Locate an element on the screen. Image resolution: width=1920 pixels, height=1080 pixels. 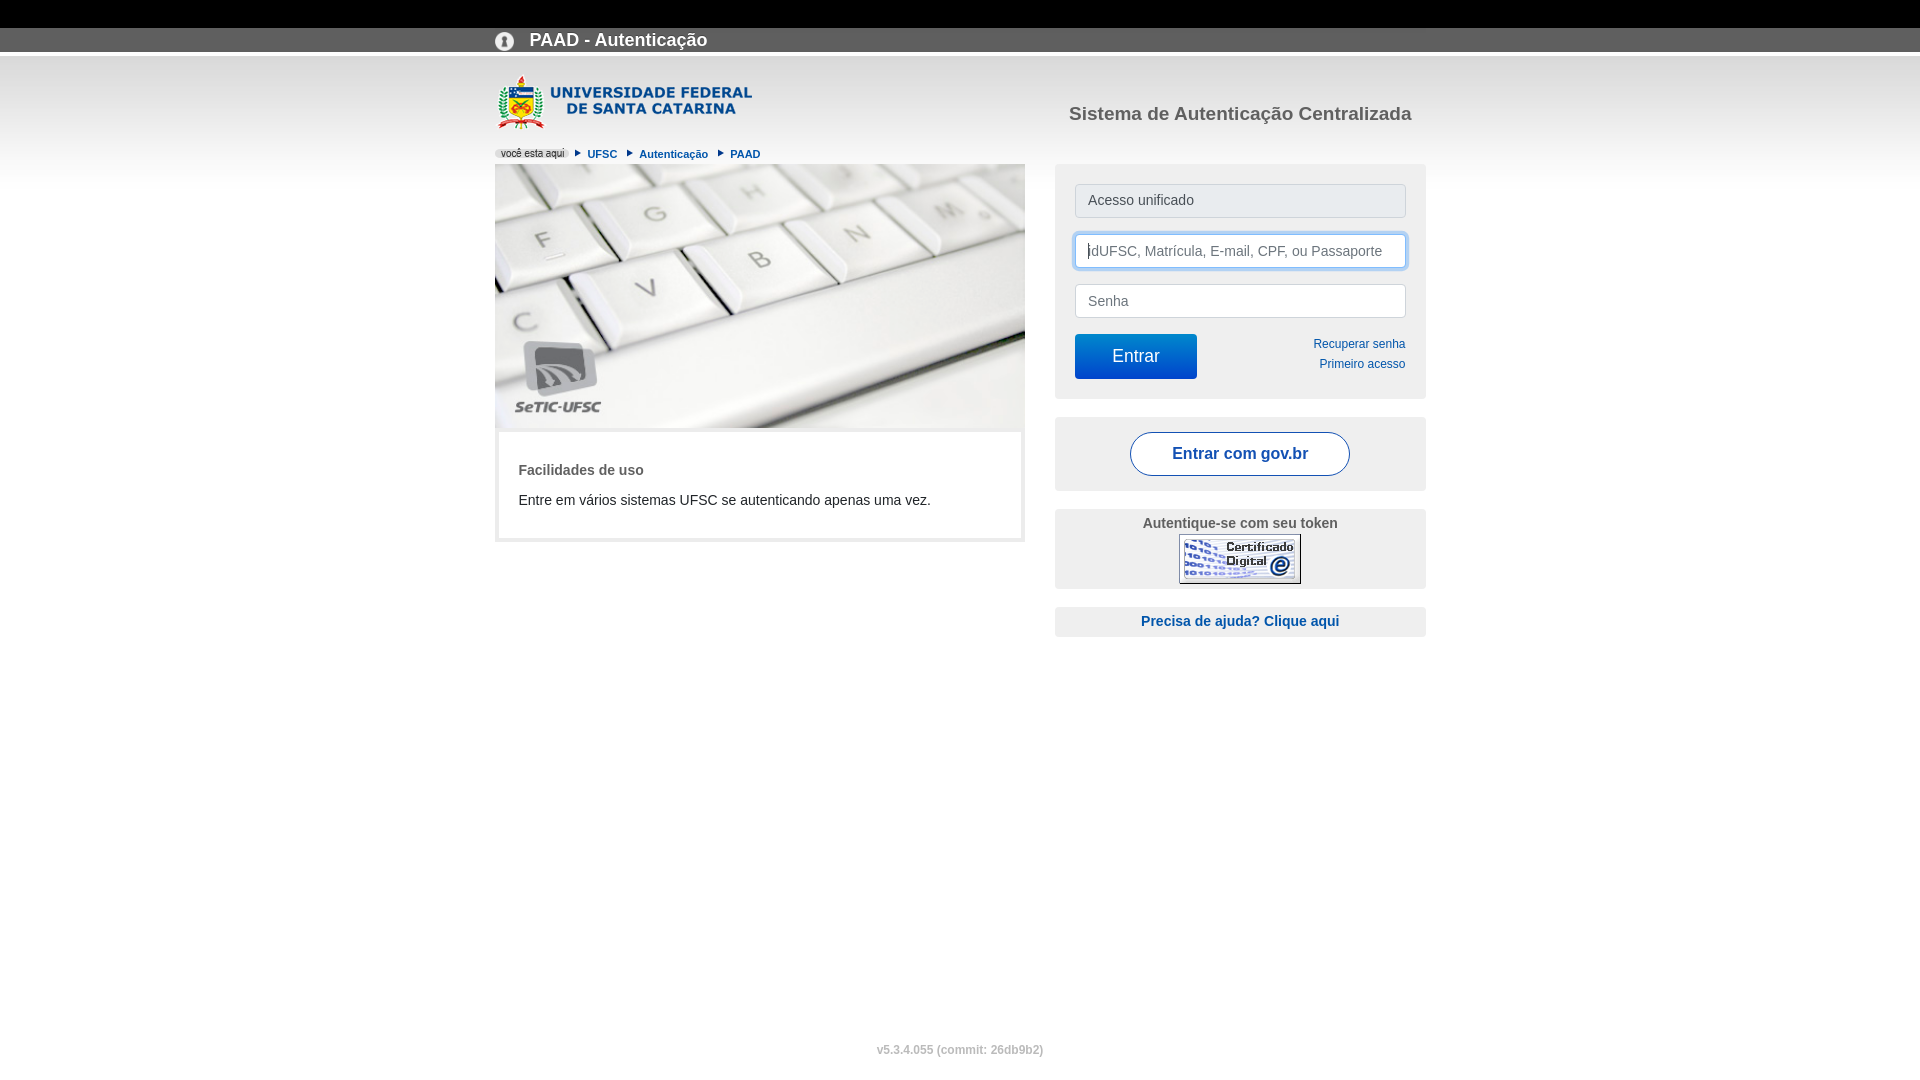
'Precisa de ajuda? Clique aqui' is located at coordinates (1238, 620).